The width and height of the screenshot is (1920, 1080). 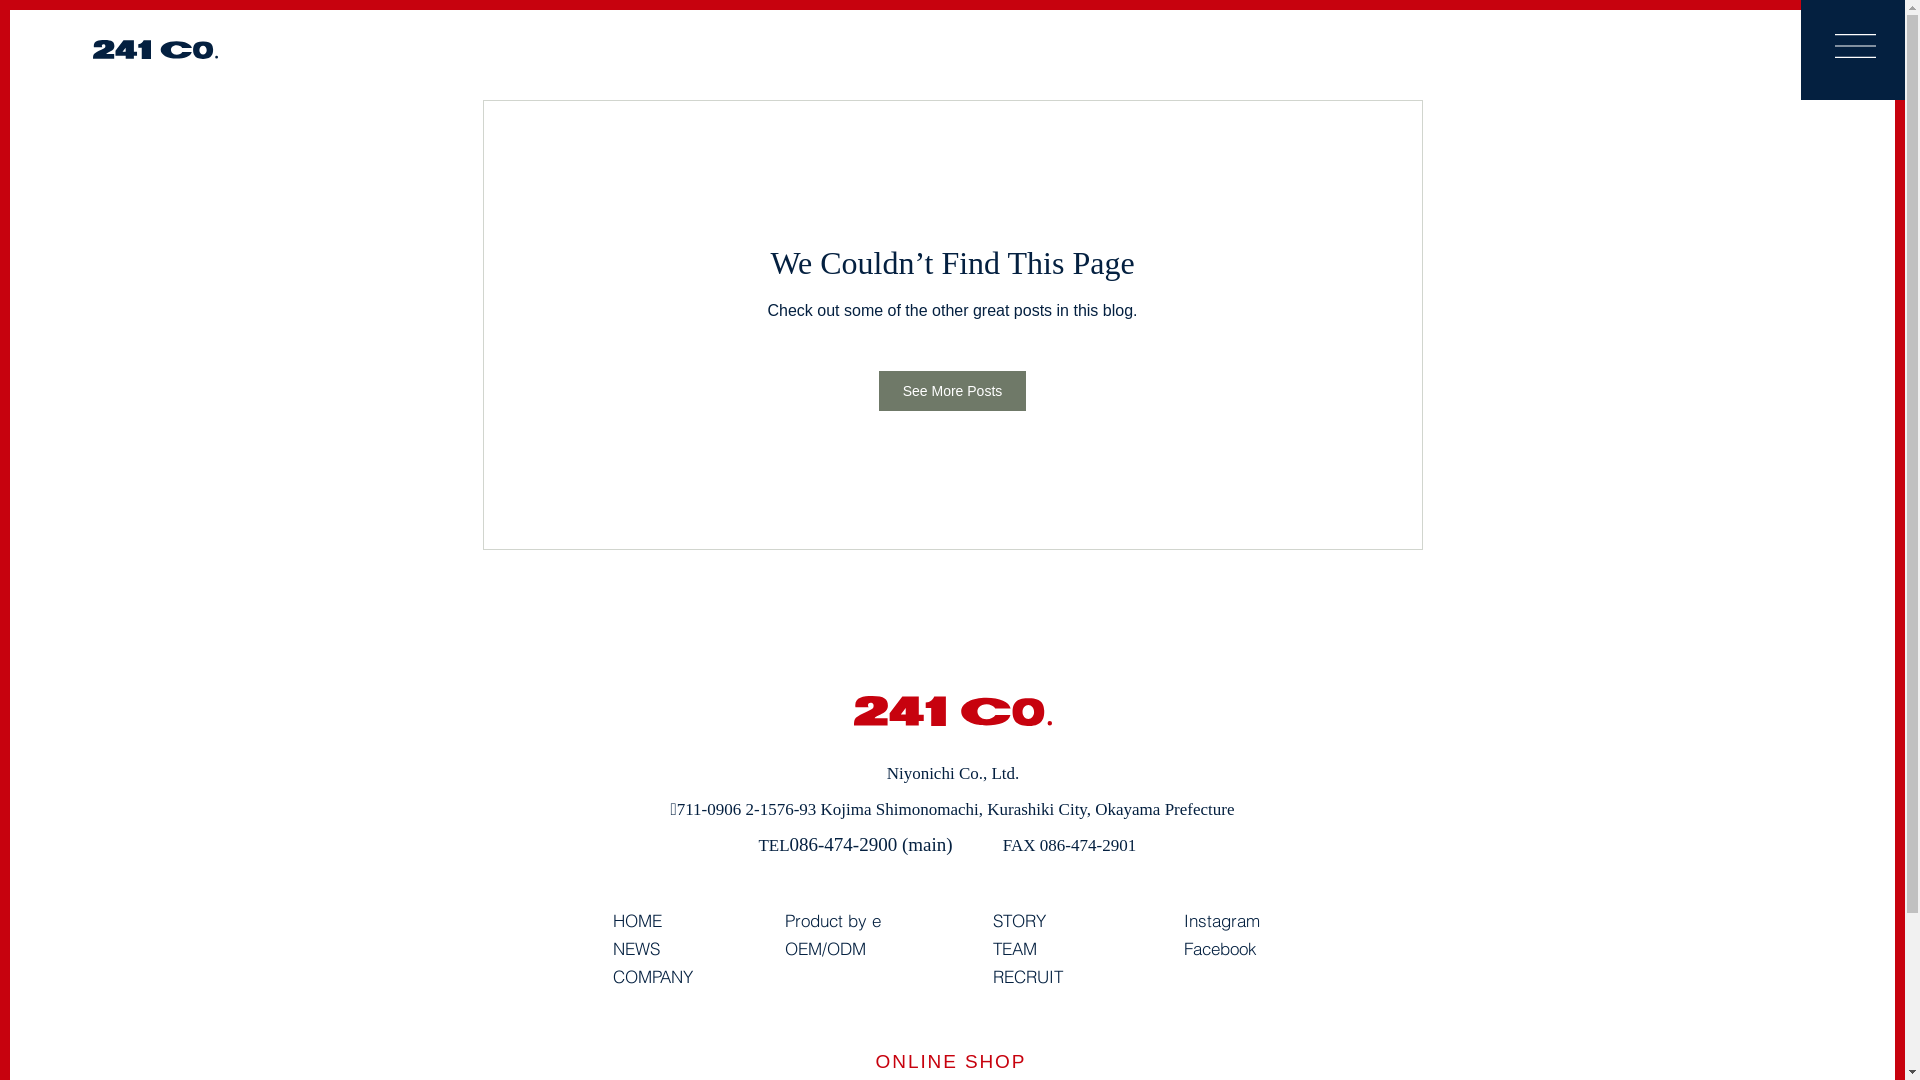 What do you see at coordinates (824, 948) in the screenshot?
I see `'OEM/ODM'` at bounding box center [824, 948].